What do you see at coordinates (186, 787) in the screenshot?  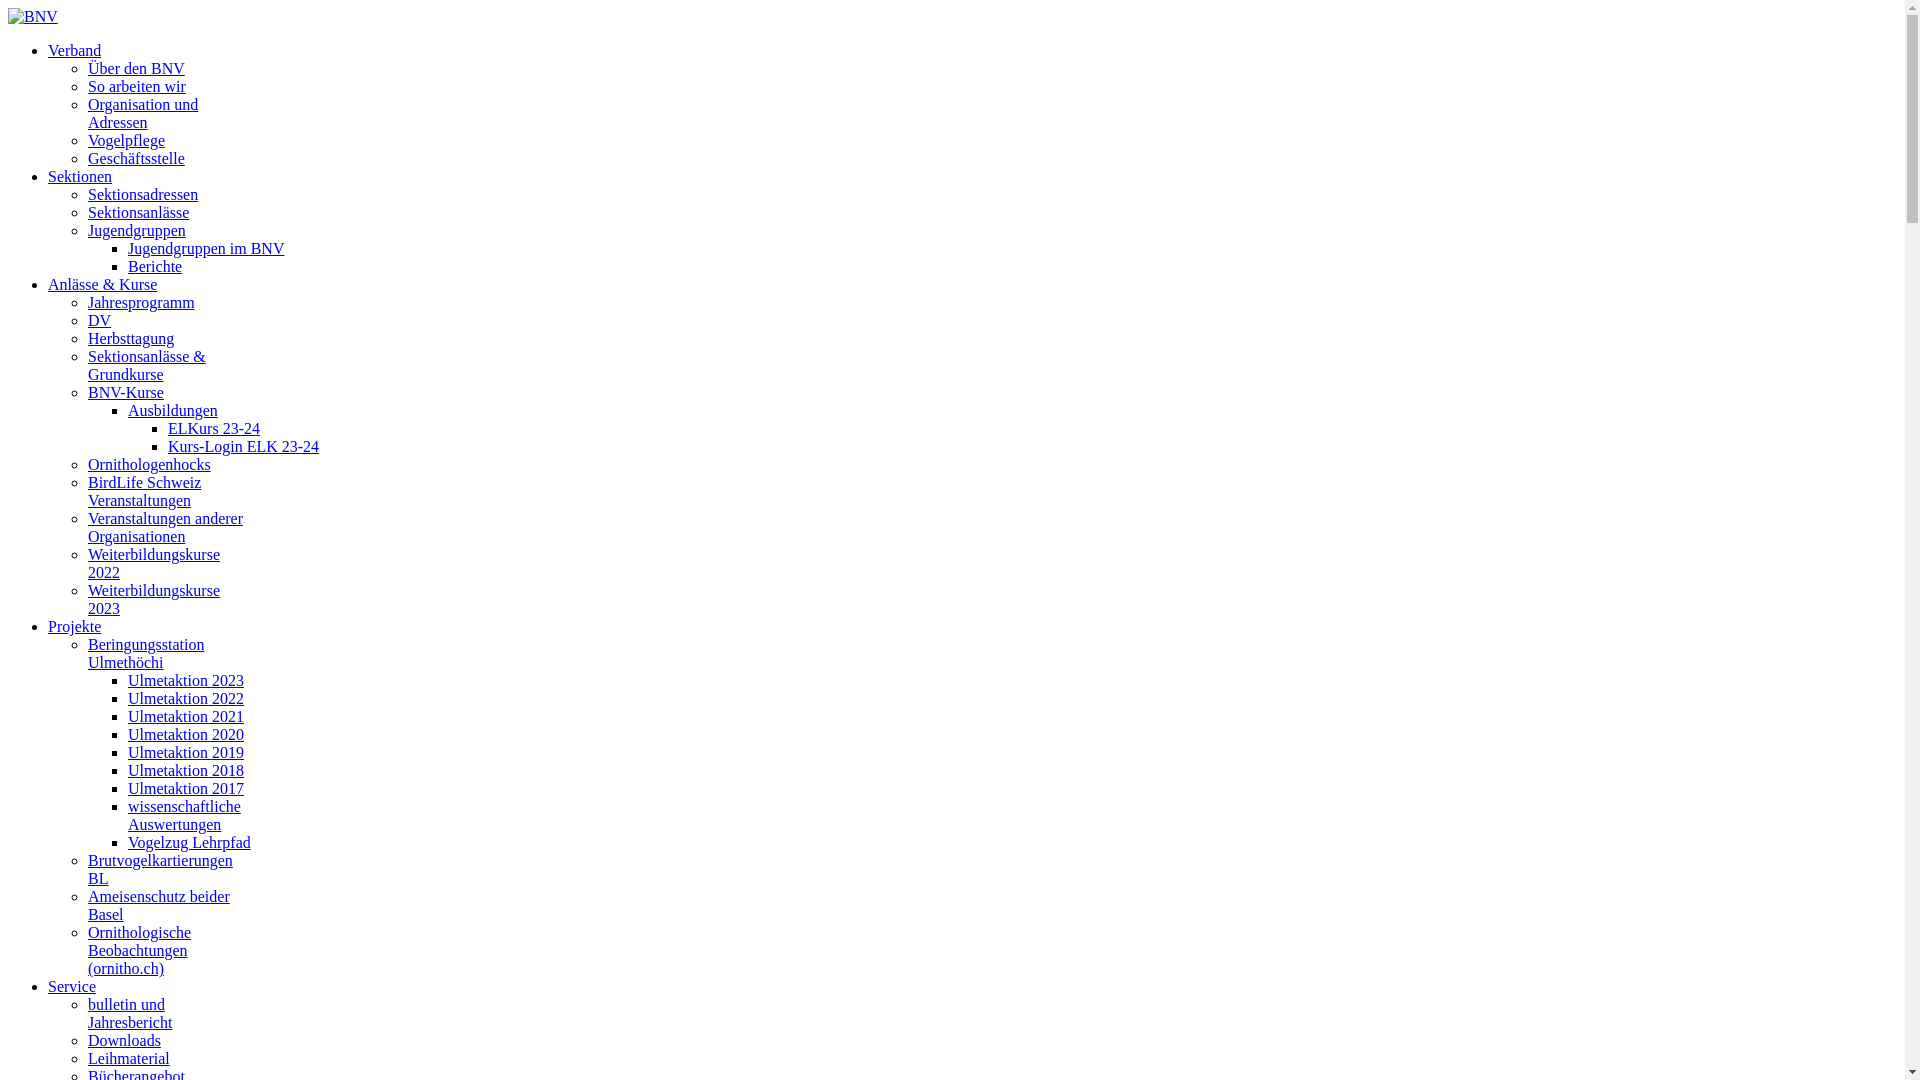 I see `'Ulmetaktion 2017'` at bounding box center [186, 787].